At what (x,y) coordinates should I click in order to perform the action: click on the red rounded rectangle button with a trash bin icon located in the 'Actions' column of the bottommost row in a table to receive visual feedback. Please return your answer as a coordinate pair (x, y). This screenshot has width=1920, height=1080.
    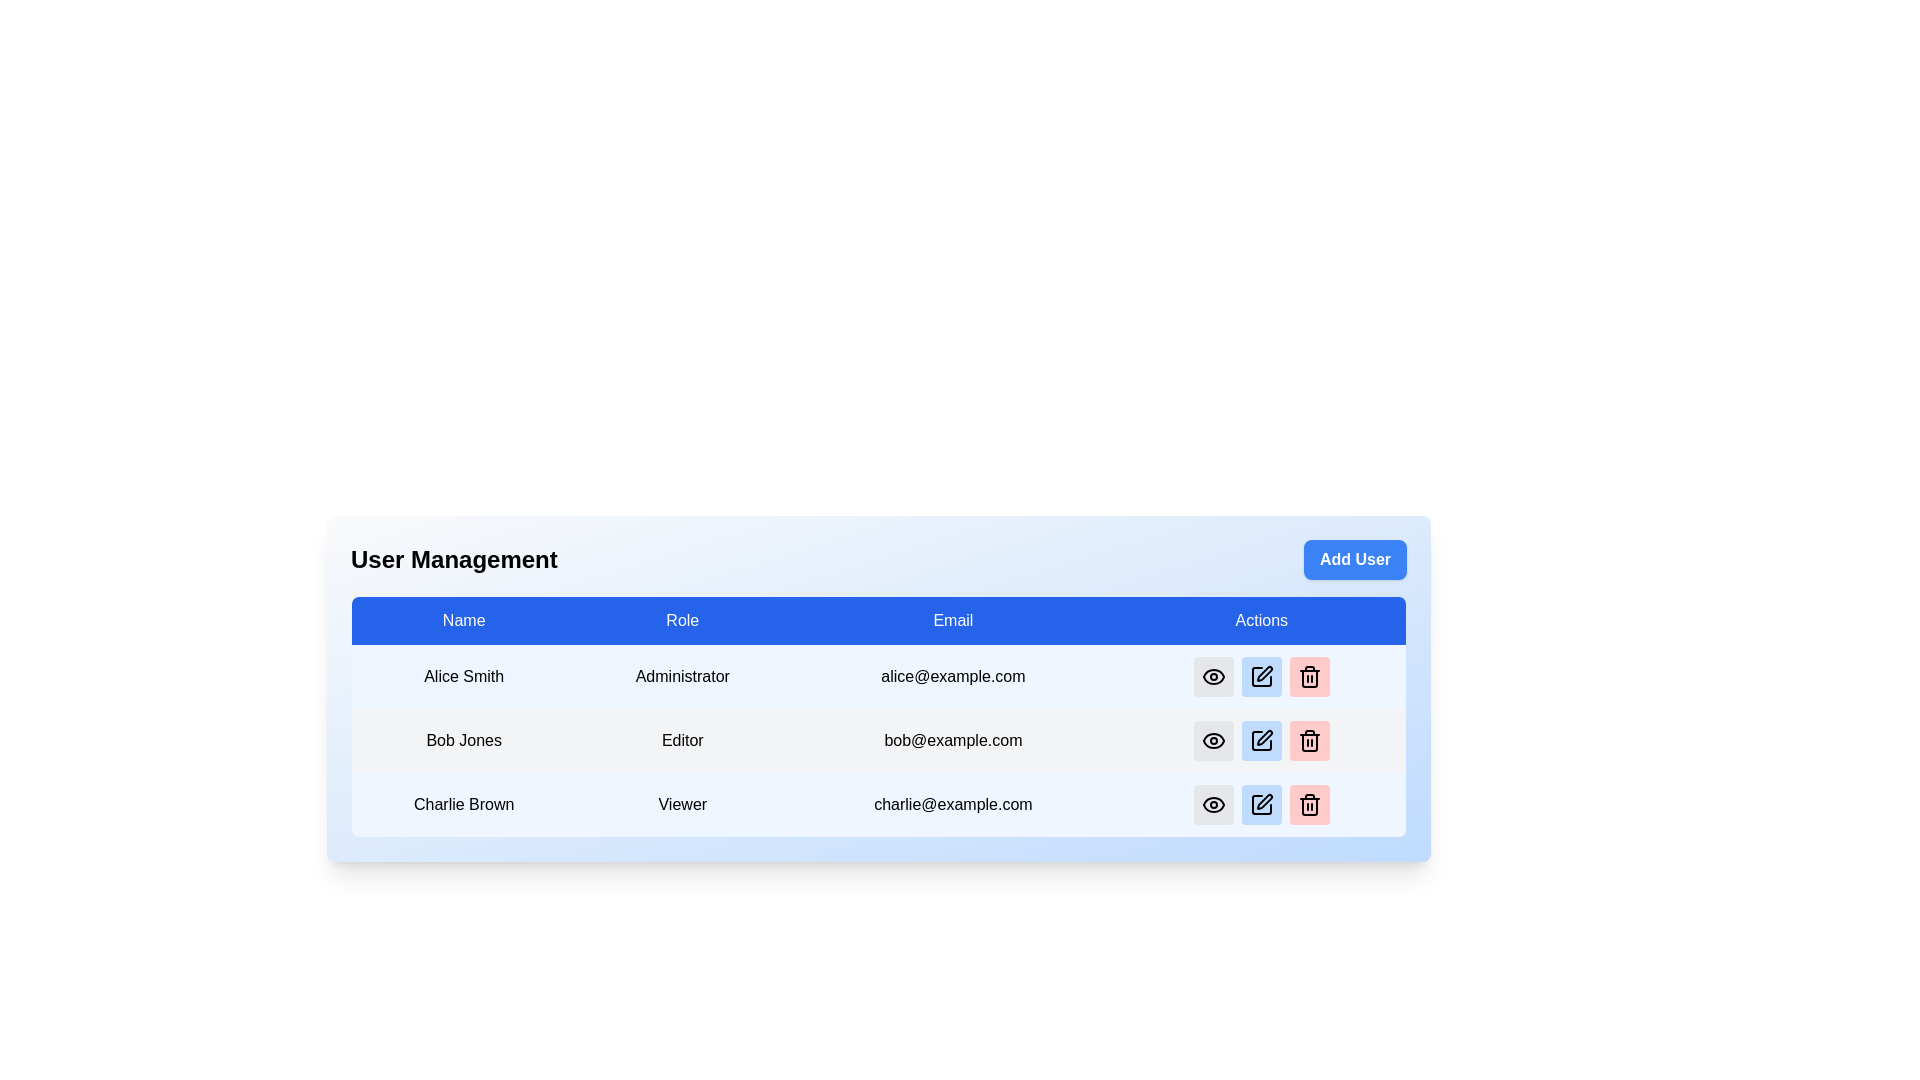
    Looking at the image, I should click on (1309, 804).